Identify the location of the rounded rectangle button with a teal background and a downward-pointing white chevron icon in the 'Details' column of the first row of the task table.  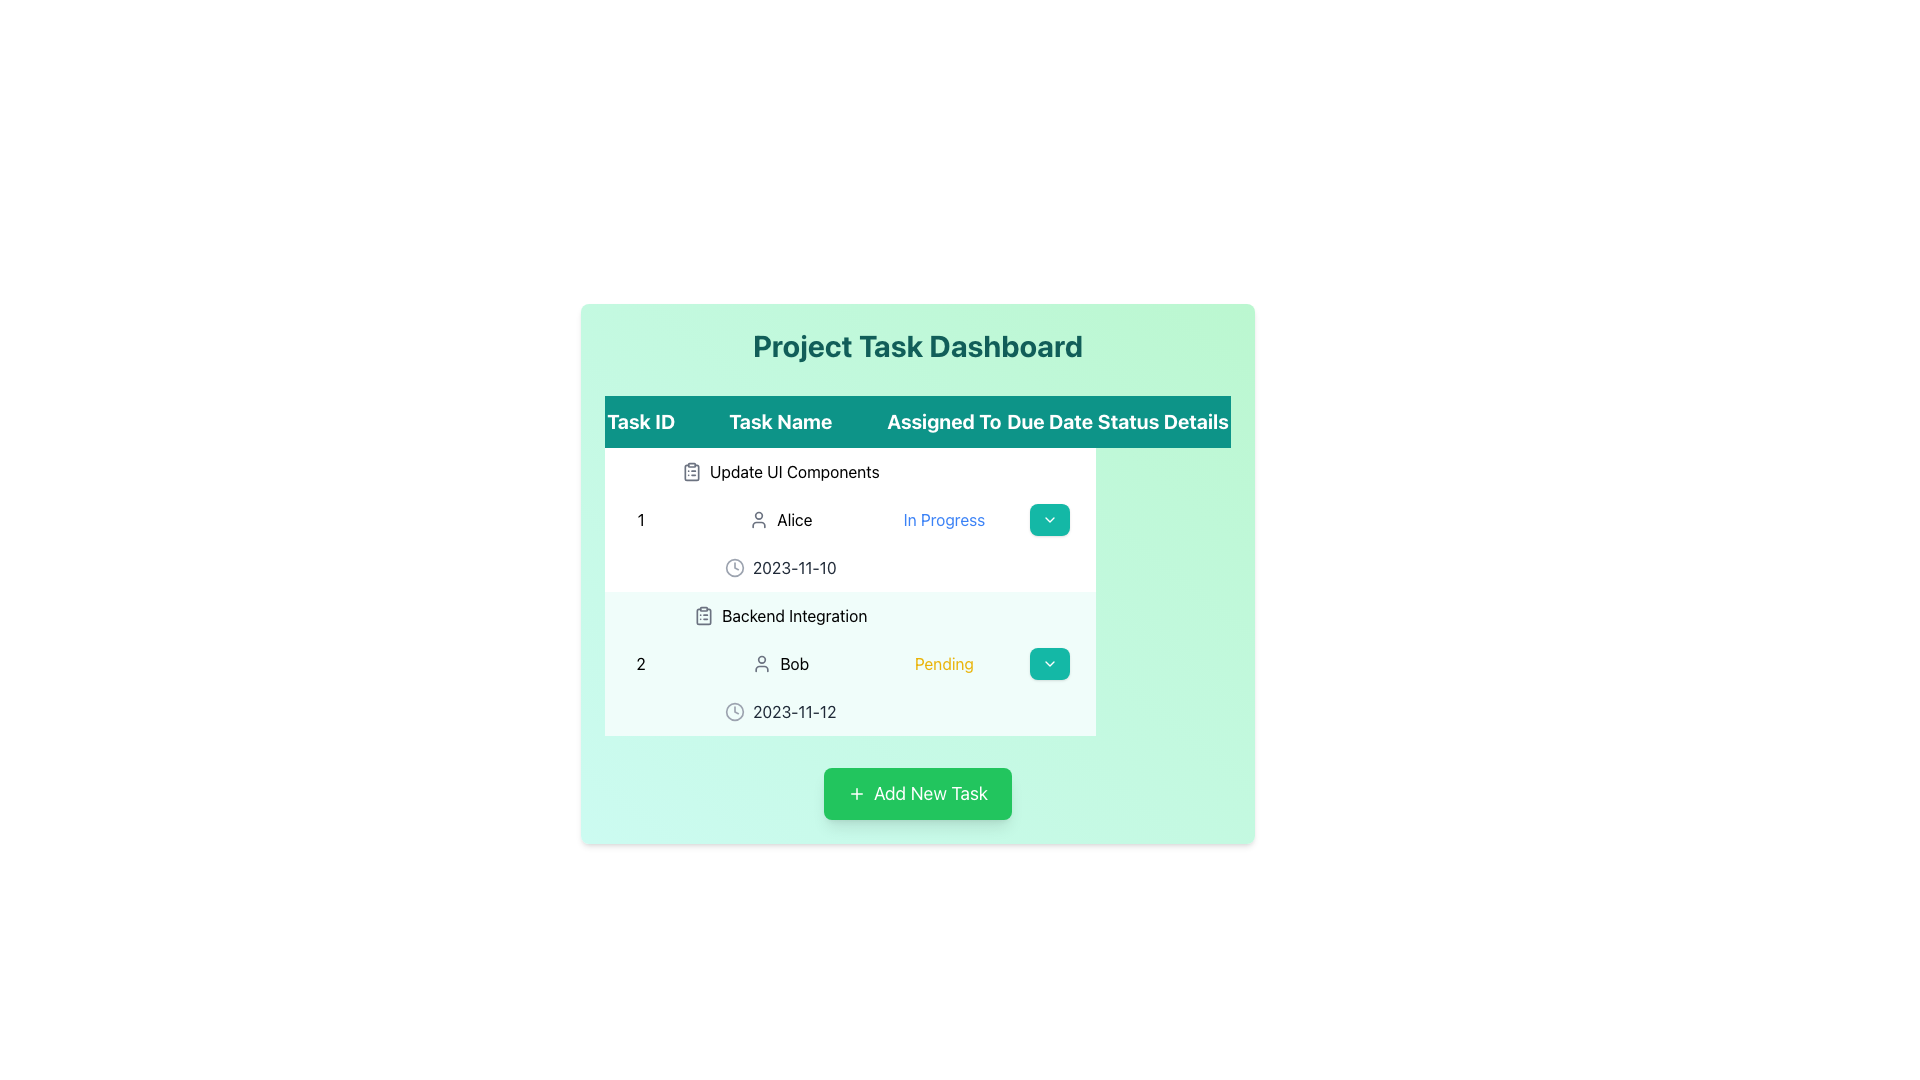
(1049, 519).